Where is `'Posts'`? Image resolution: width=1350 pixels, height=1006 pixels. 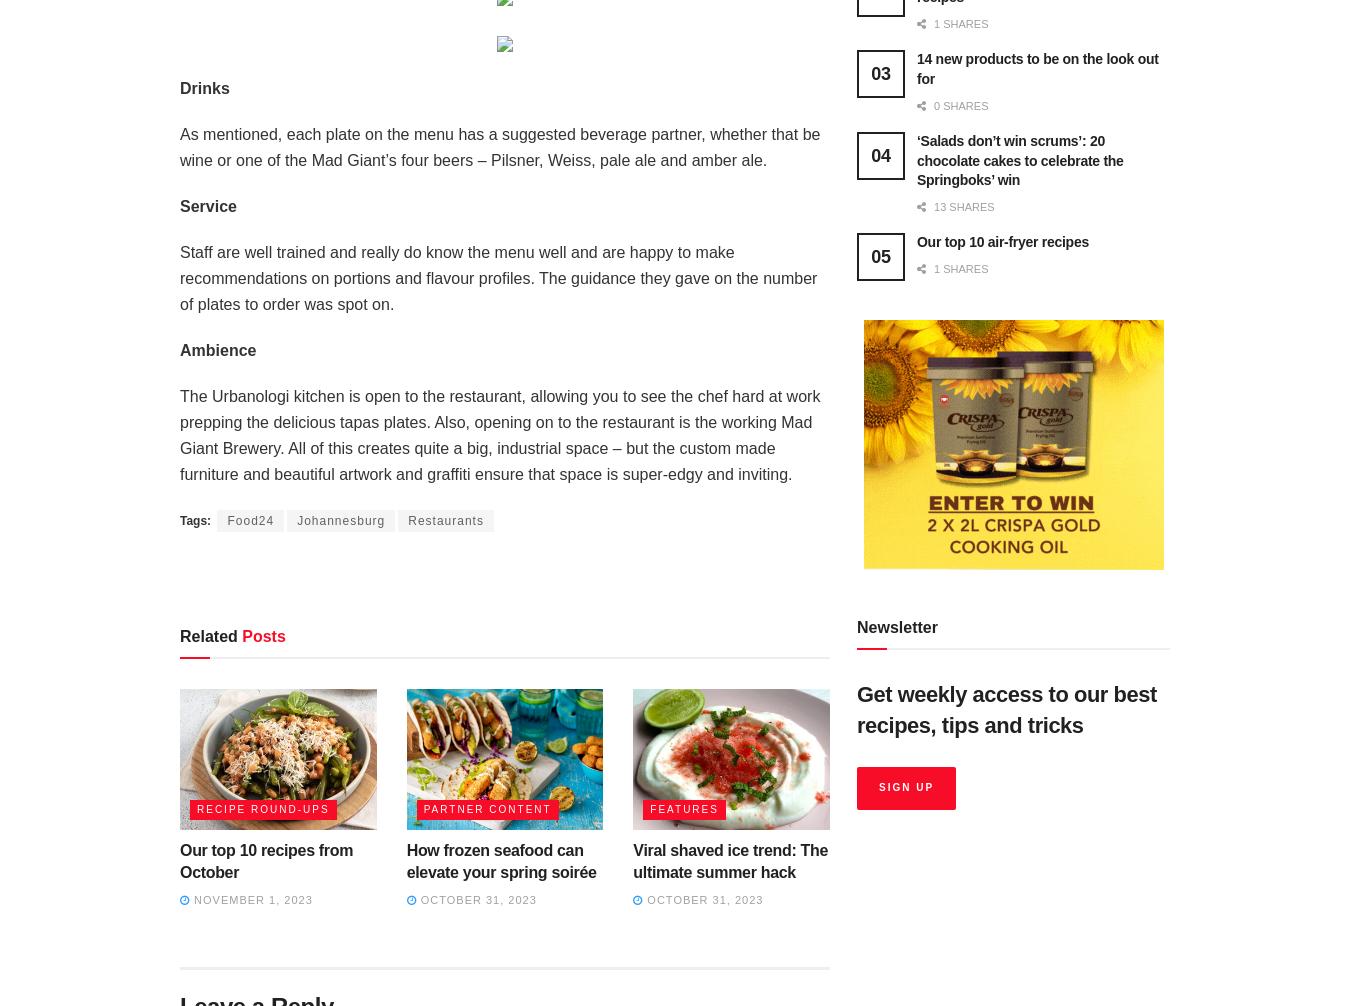
'Posts' is located at coordinates (236, 635).